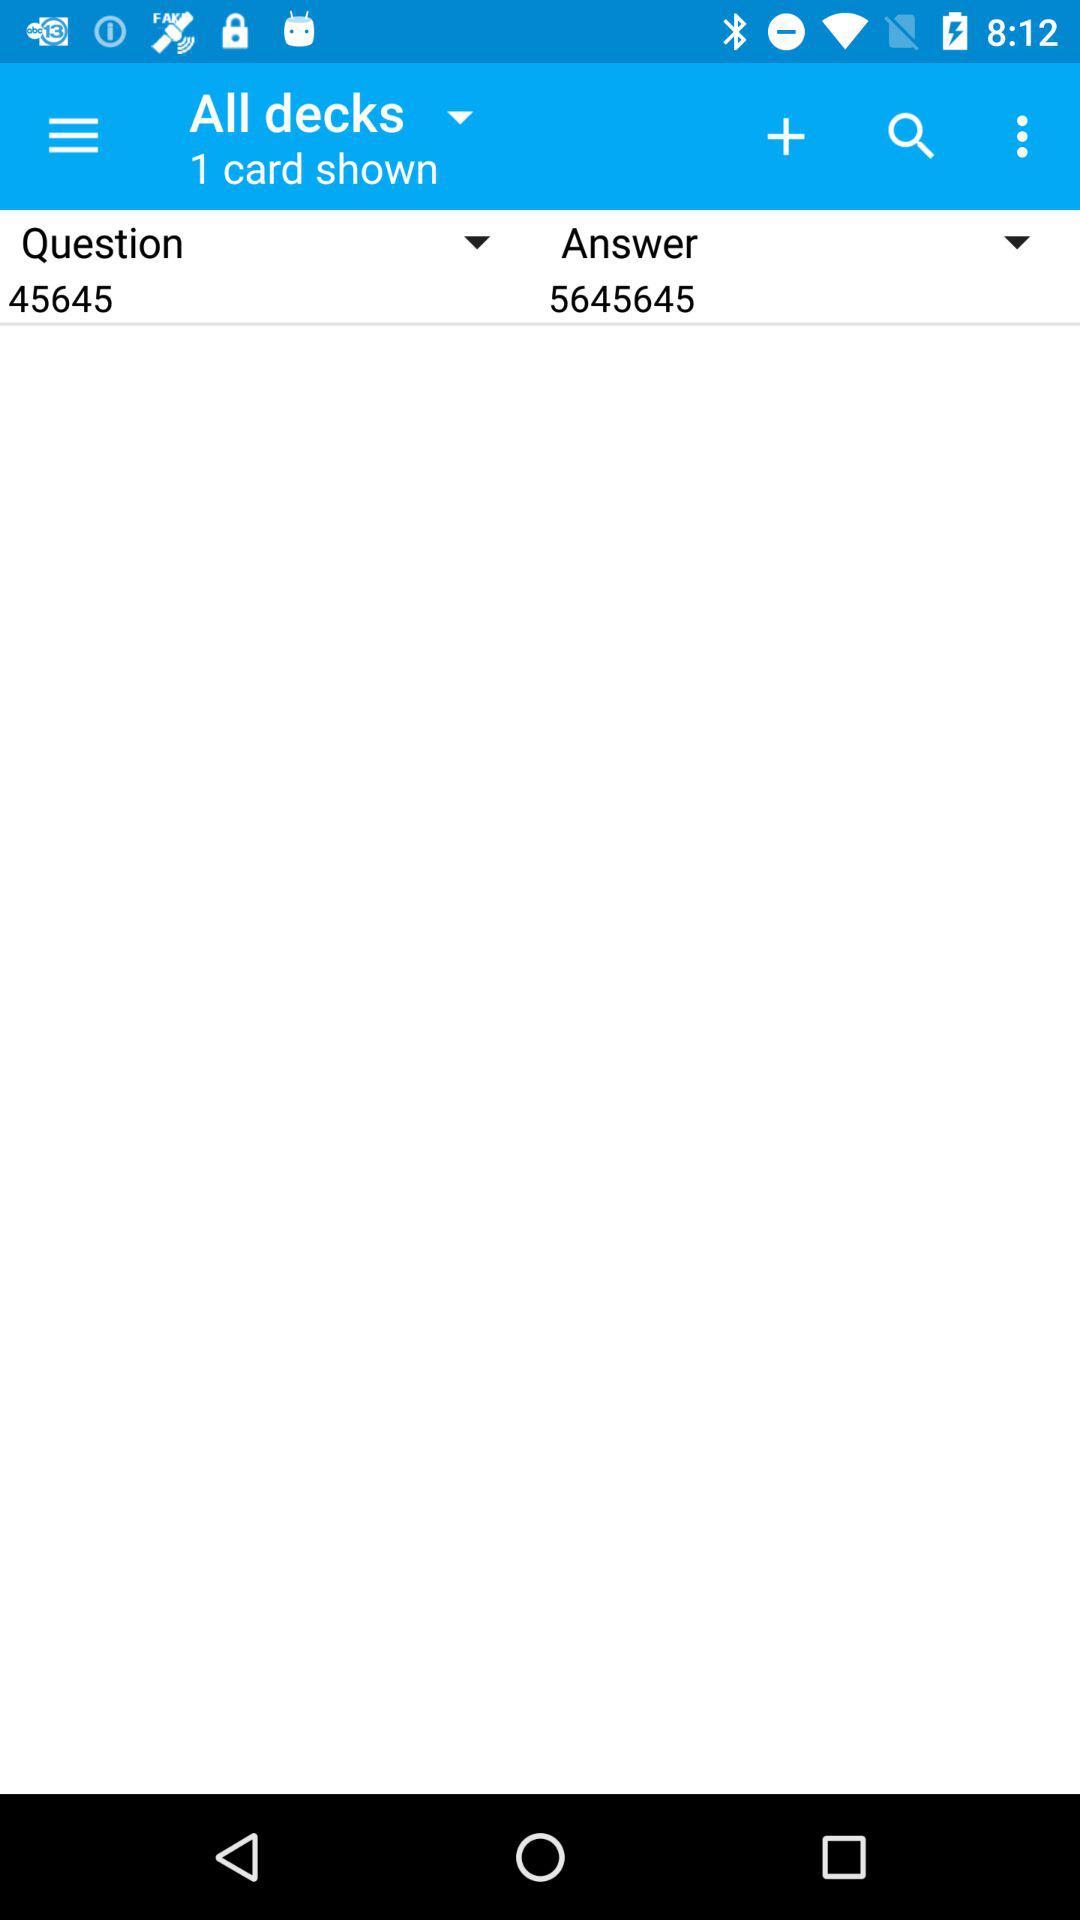 The height and width of the screenshot is (1920, 1080). What do you see at coordinates (270, 296) in the screenshot?
I see `item below question item` at bounding box center [270, 296].